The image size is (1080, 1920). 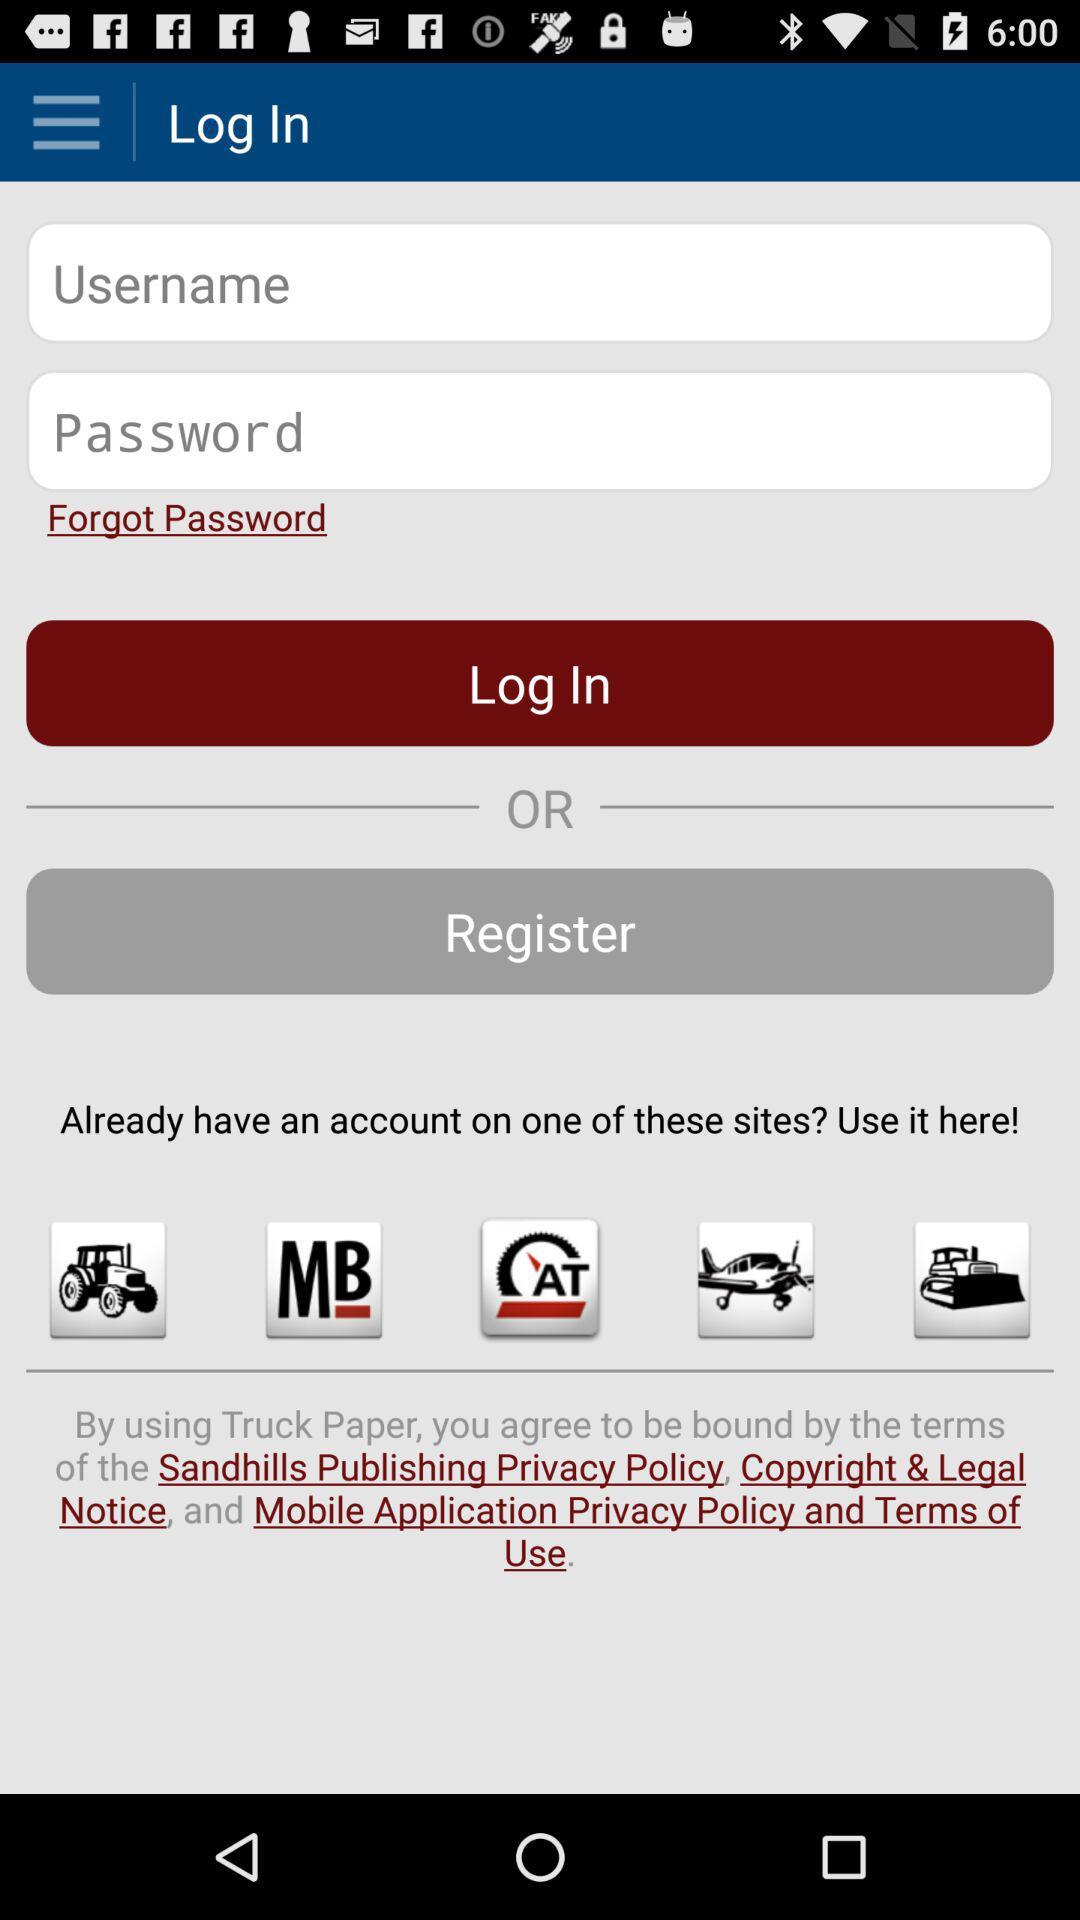 What do you see at coordinates (756, 1280) in the screenshot?
I see `item below already have an` at bounding box center [756, 1280].